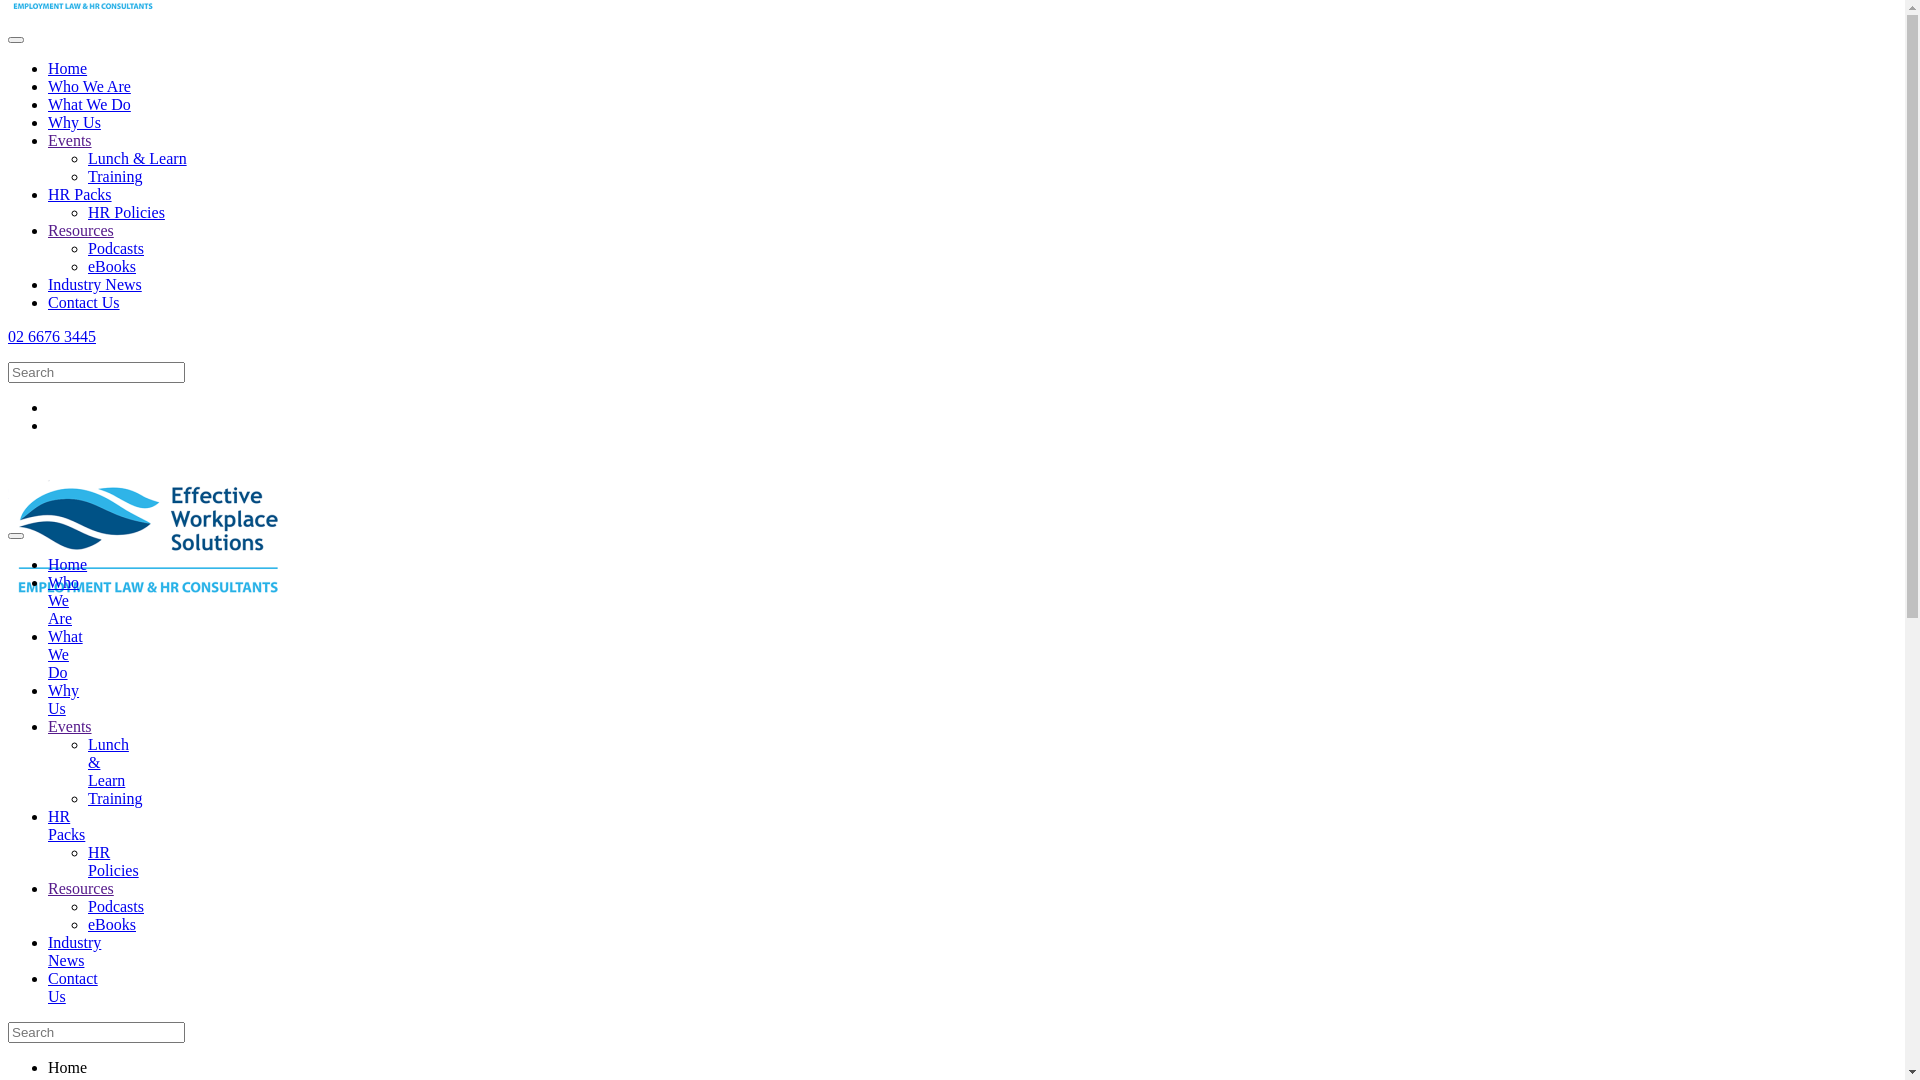  Describe the element at coordinates (86, 212) in the screenshot. I see `'HR Policies'` at that location.